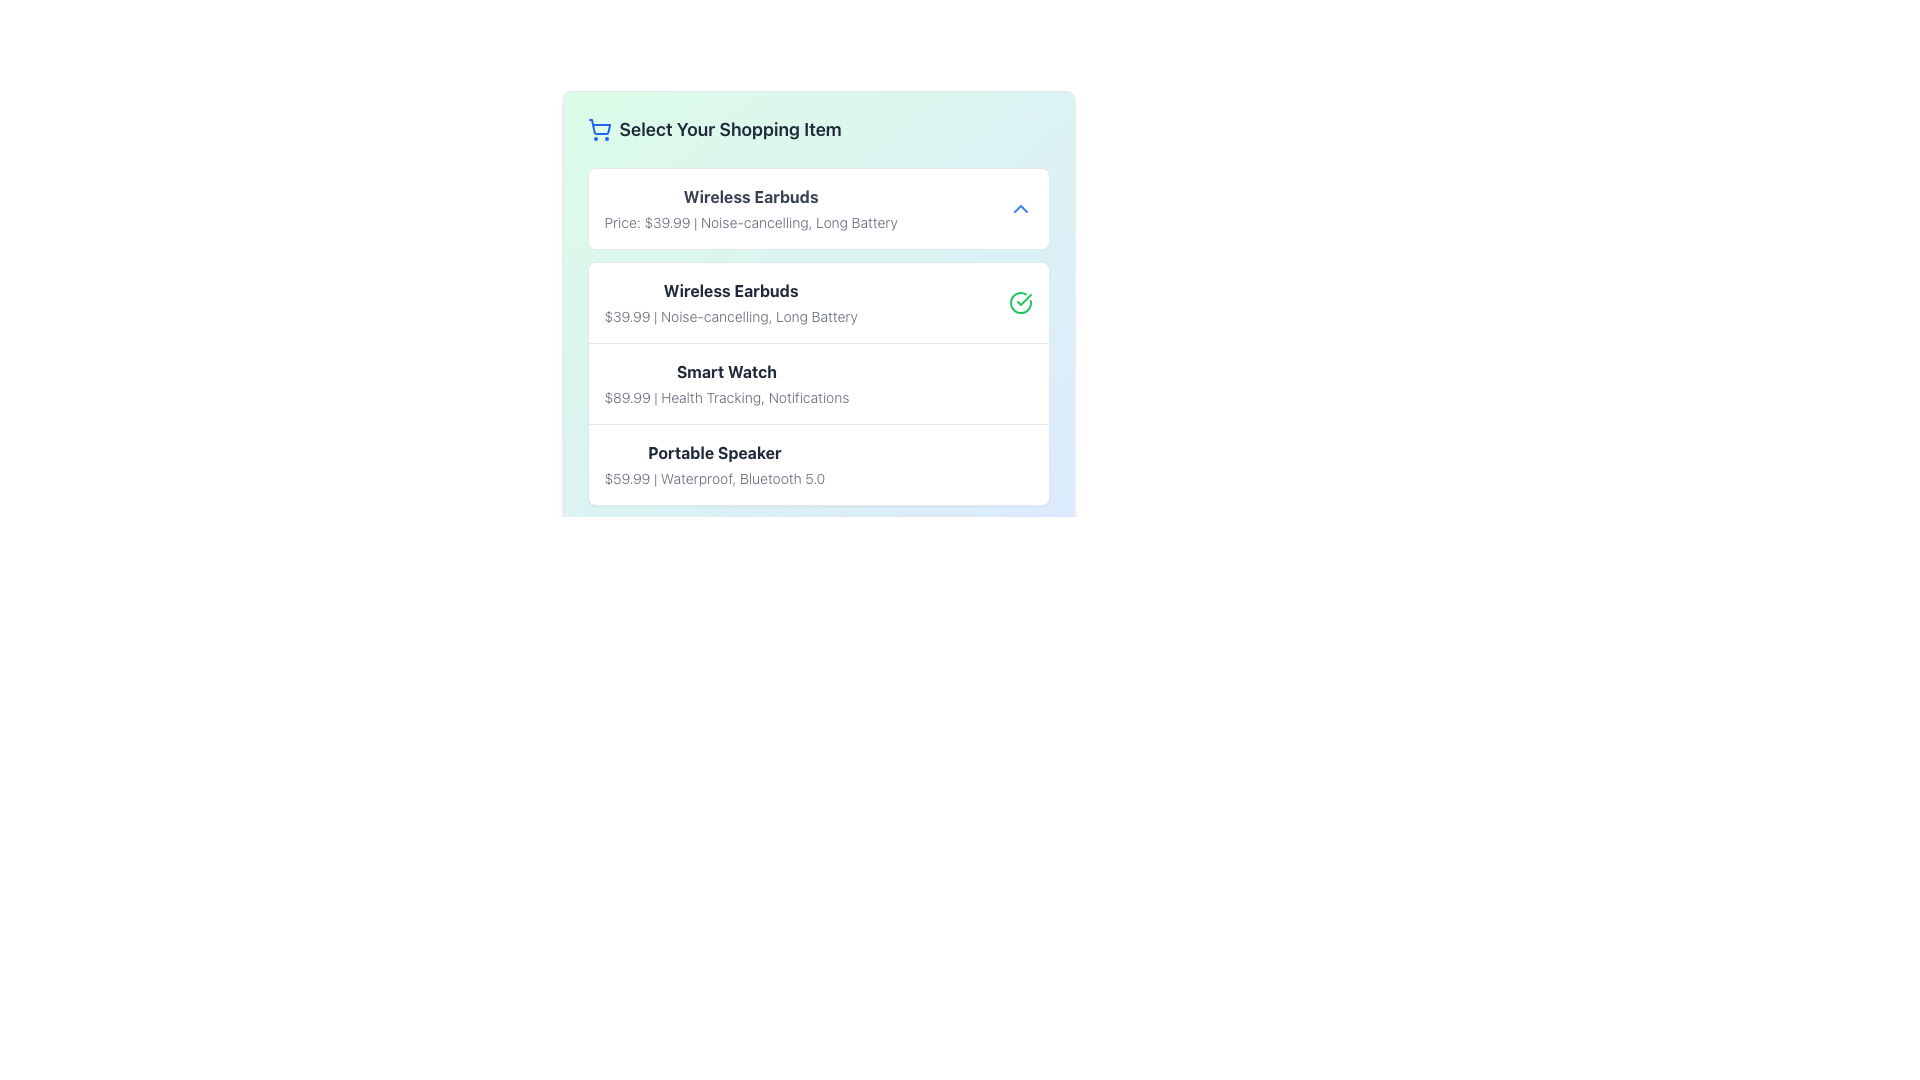 The height and width of the screenshot is (1080, 1920). I want to click on the toggle icon at the right end of the 'Wireless Earbuds' product card, so click(1020, 208).